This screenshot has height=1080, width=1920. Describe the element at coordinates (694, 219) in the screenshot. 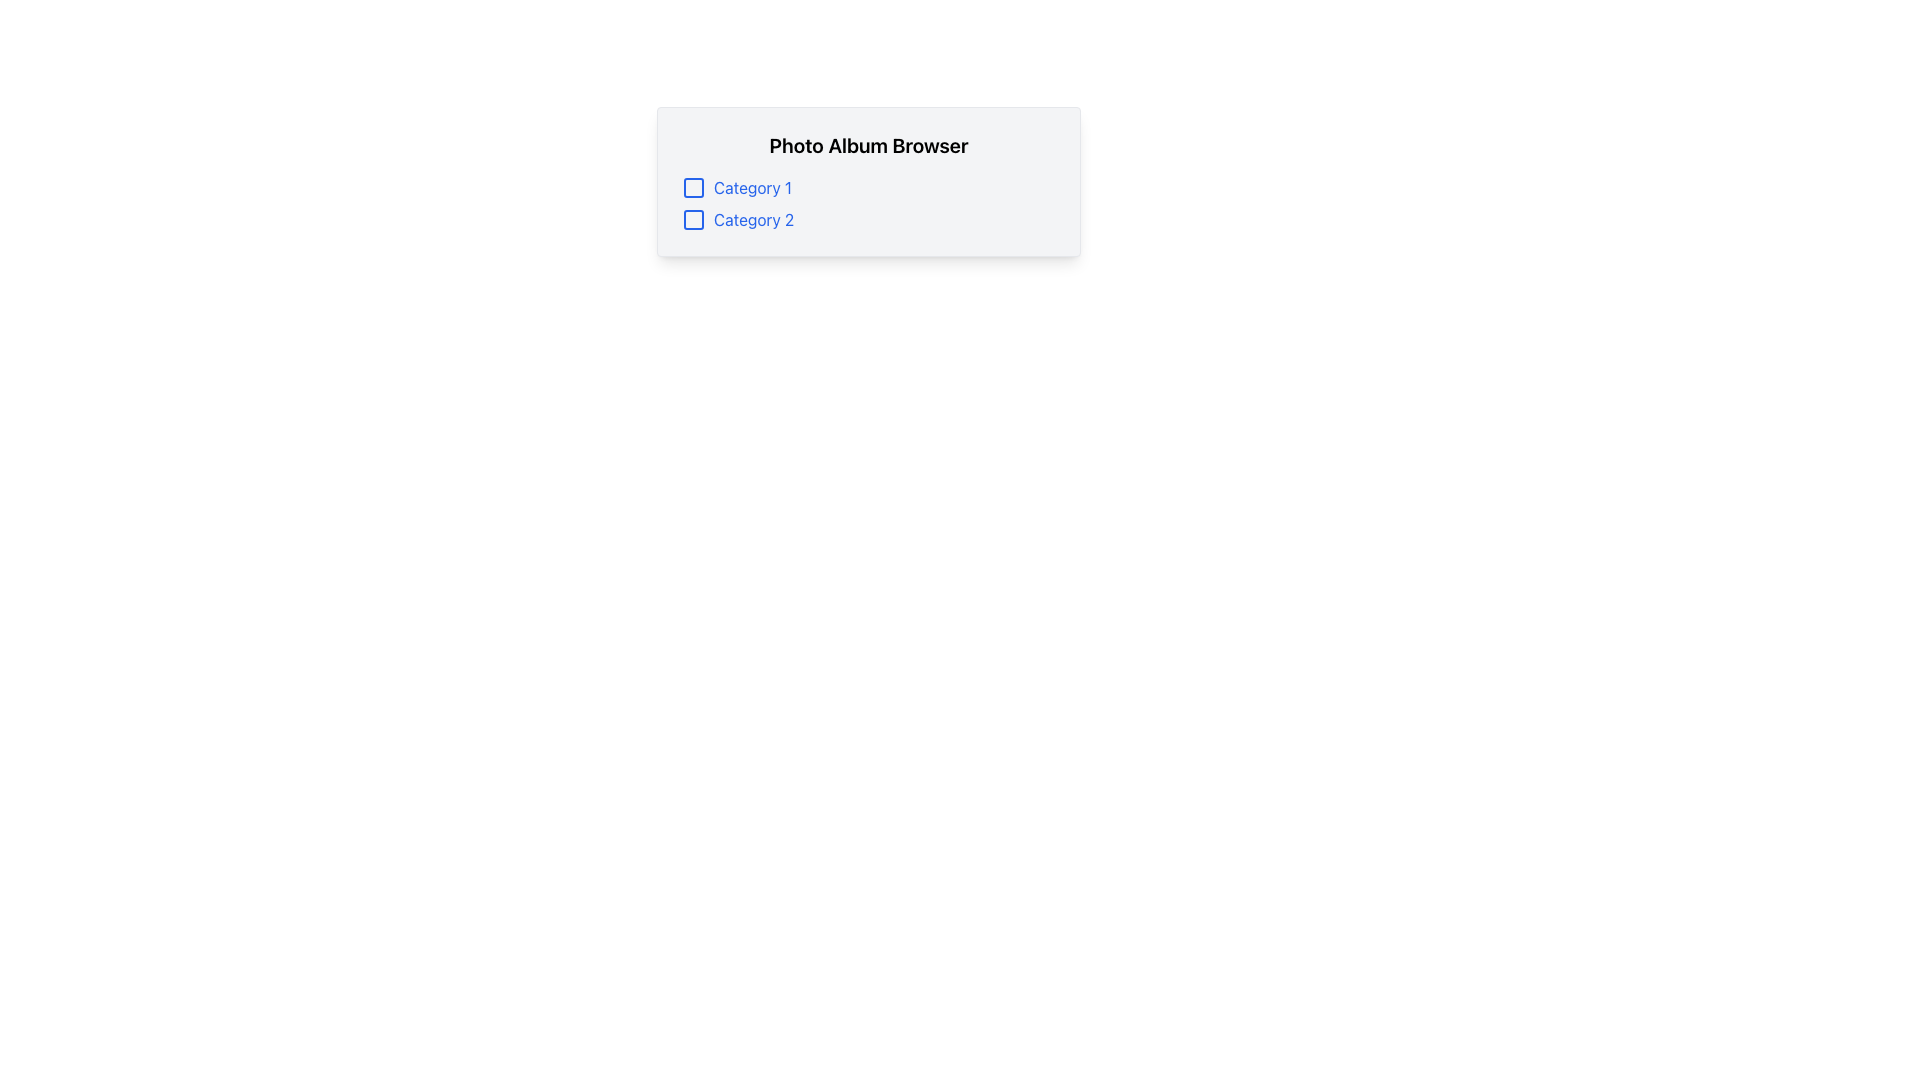

I see `the checkbox element associated with 'Category 2'` at that location.